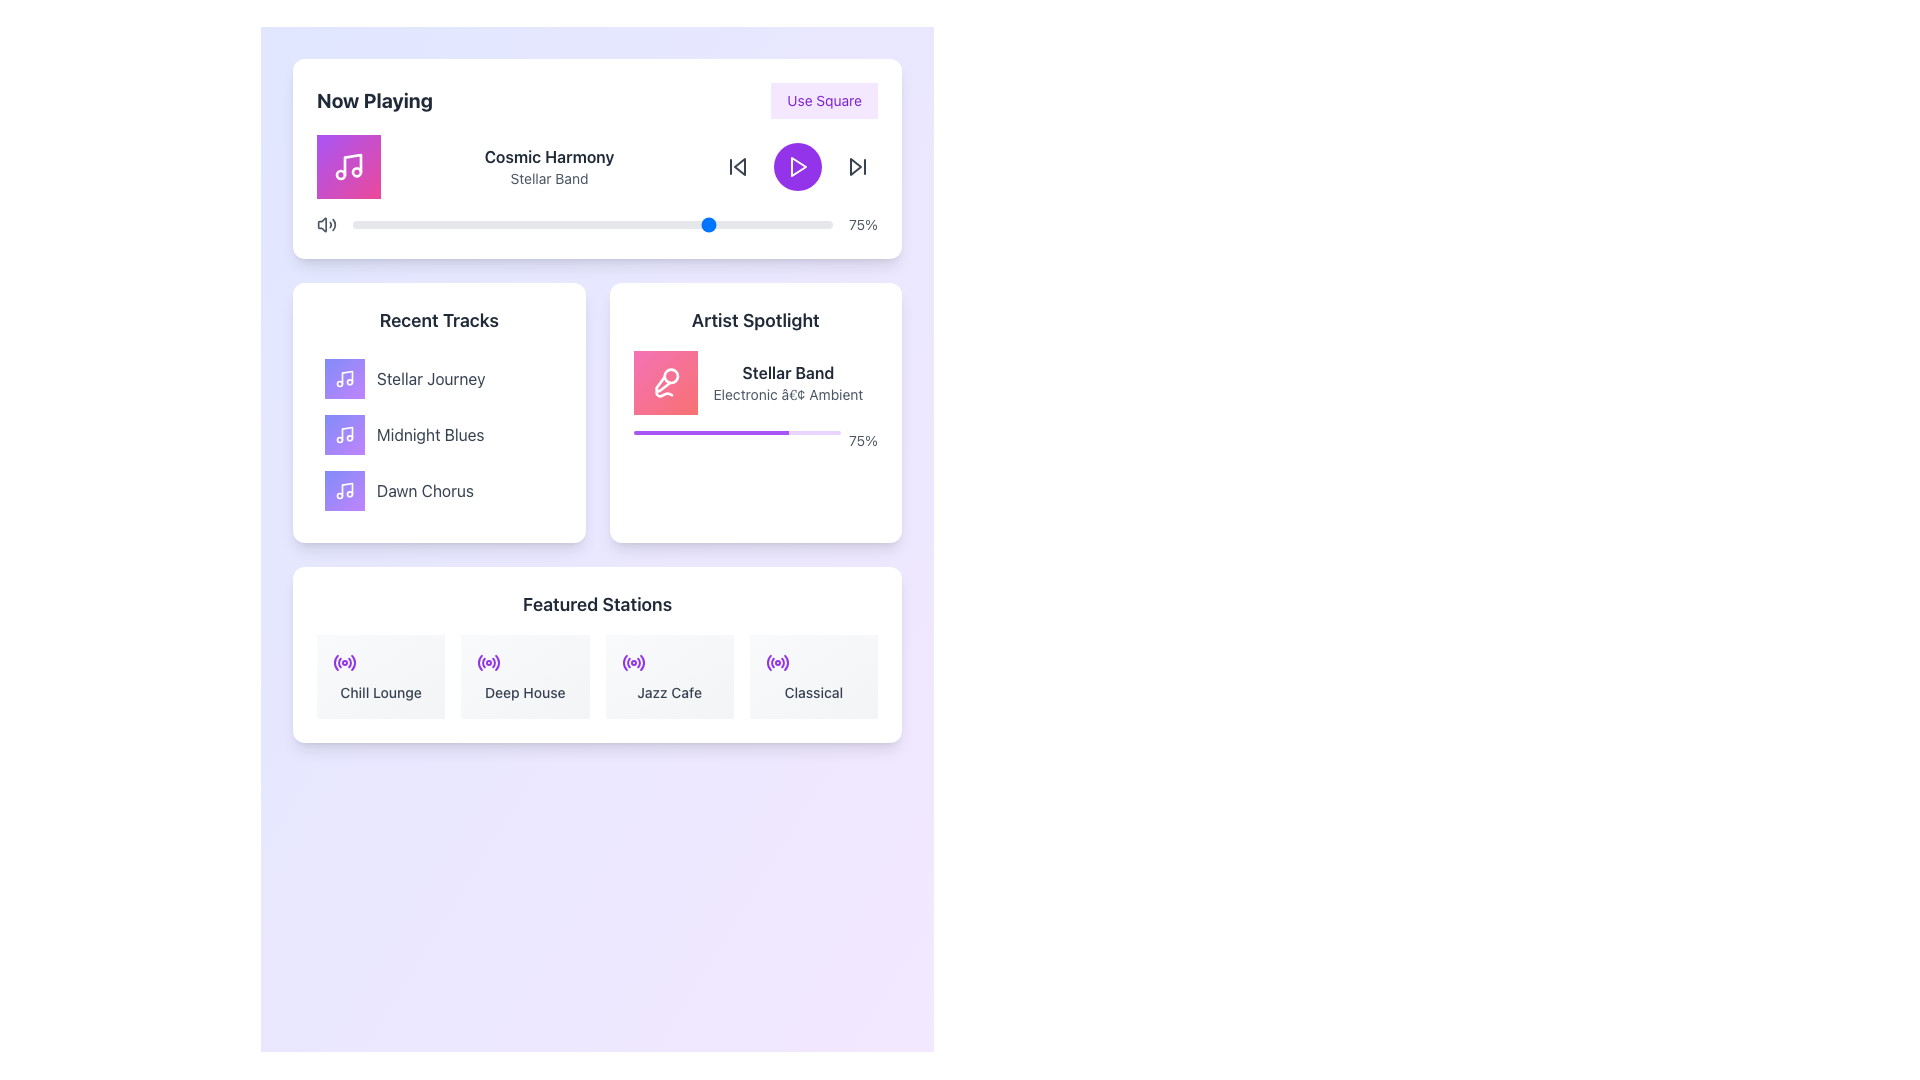  What do you see at coordinates (345, 490) in the screenshot?
I see `the 'Dawn Chorus' track icon in the 'Recent Tracks' section` at bounding box center [345, 490].